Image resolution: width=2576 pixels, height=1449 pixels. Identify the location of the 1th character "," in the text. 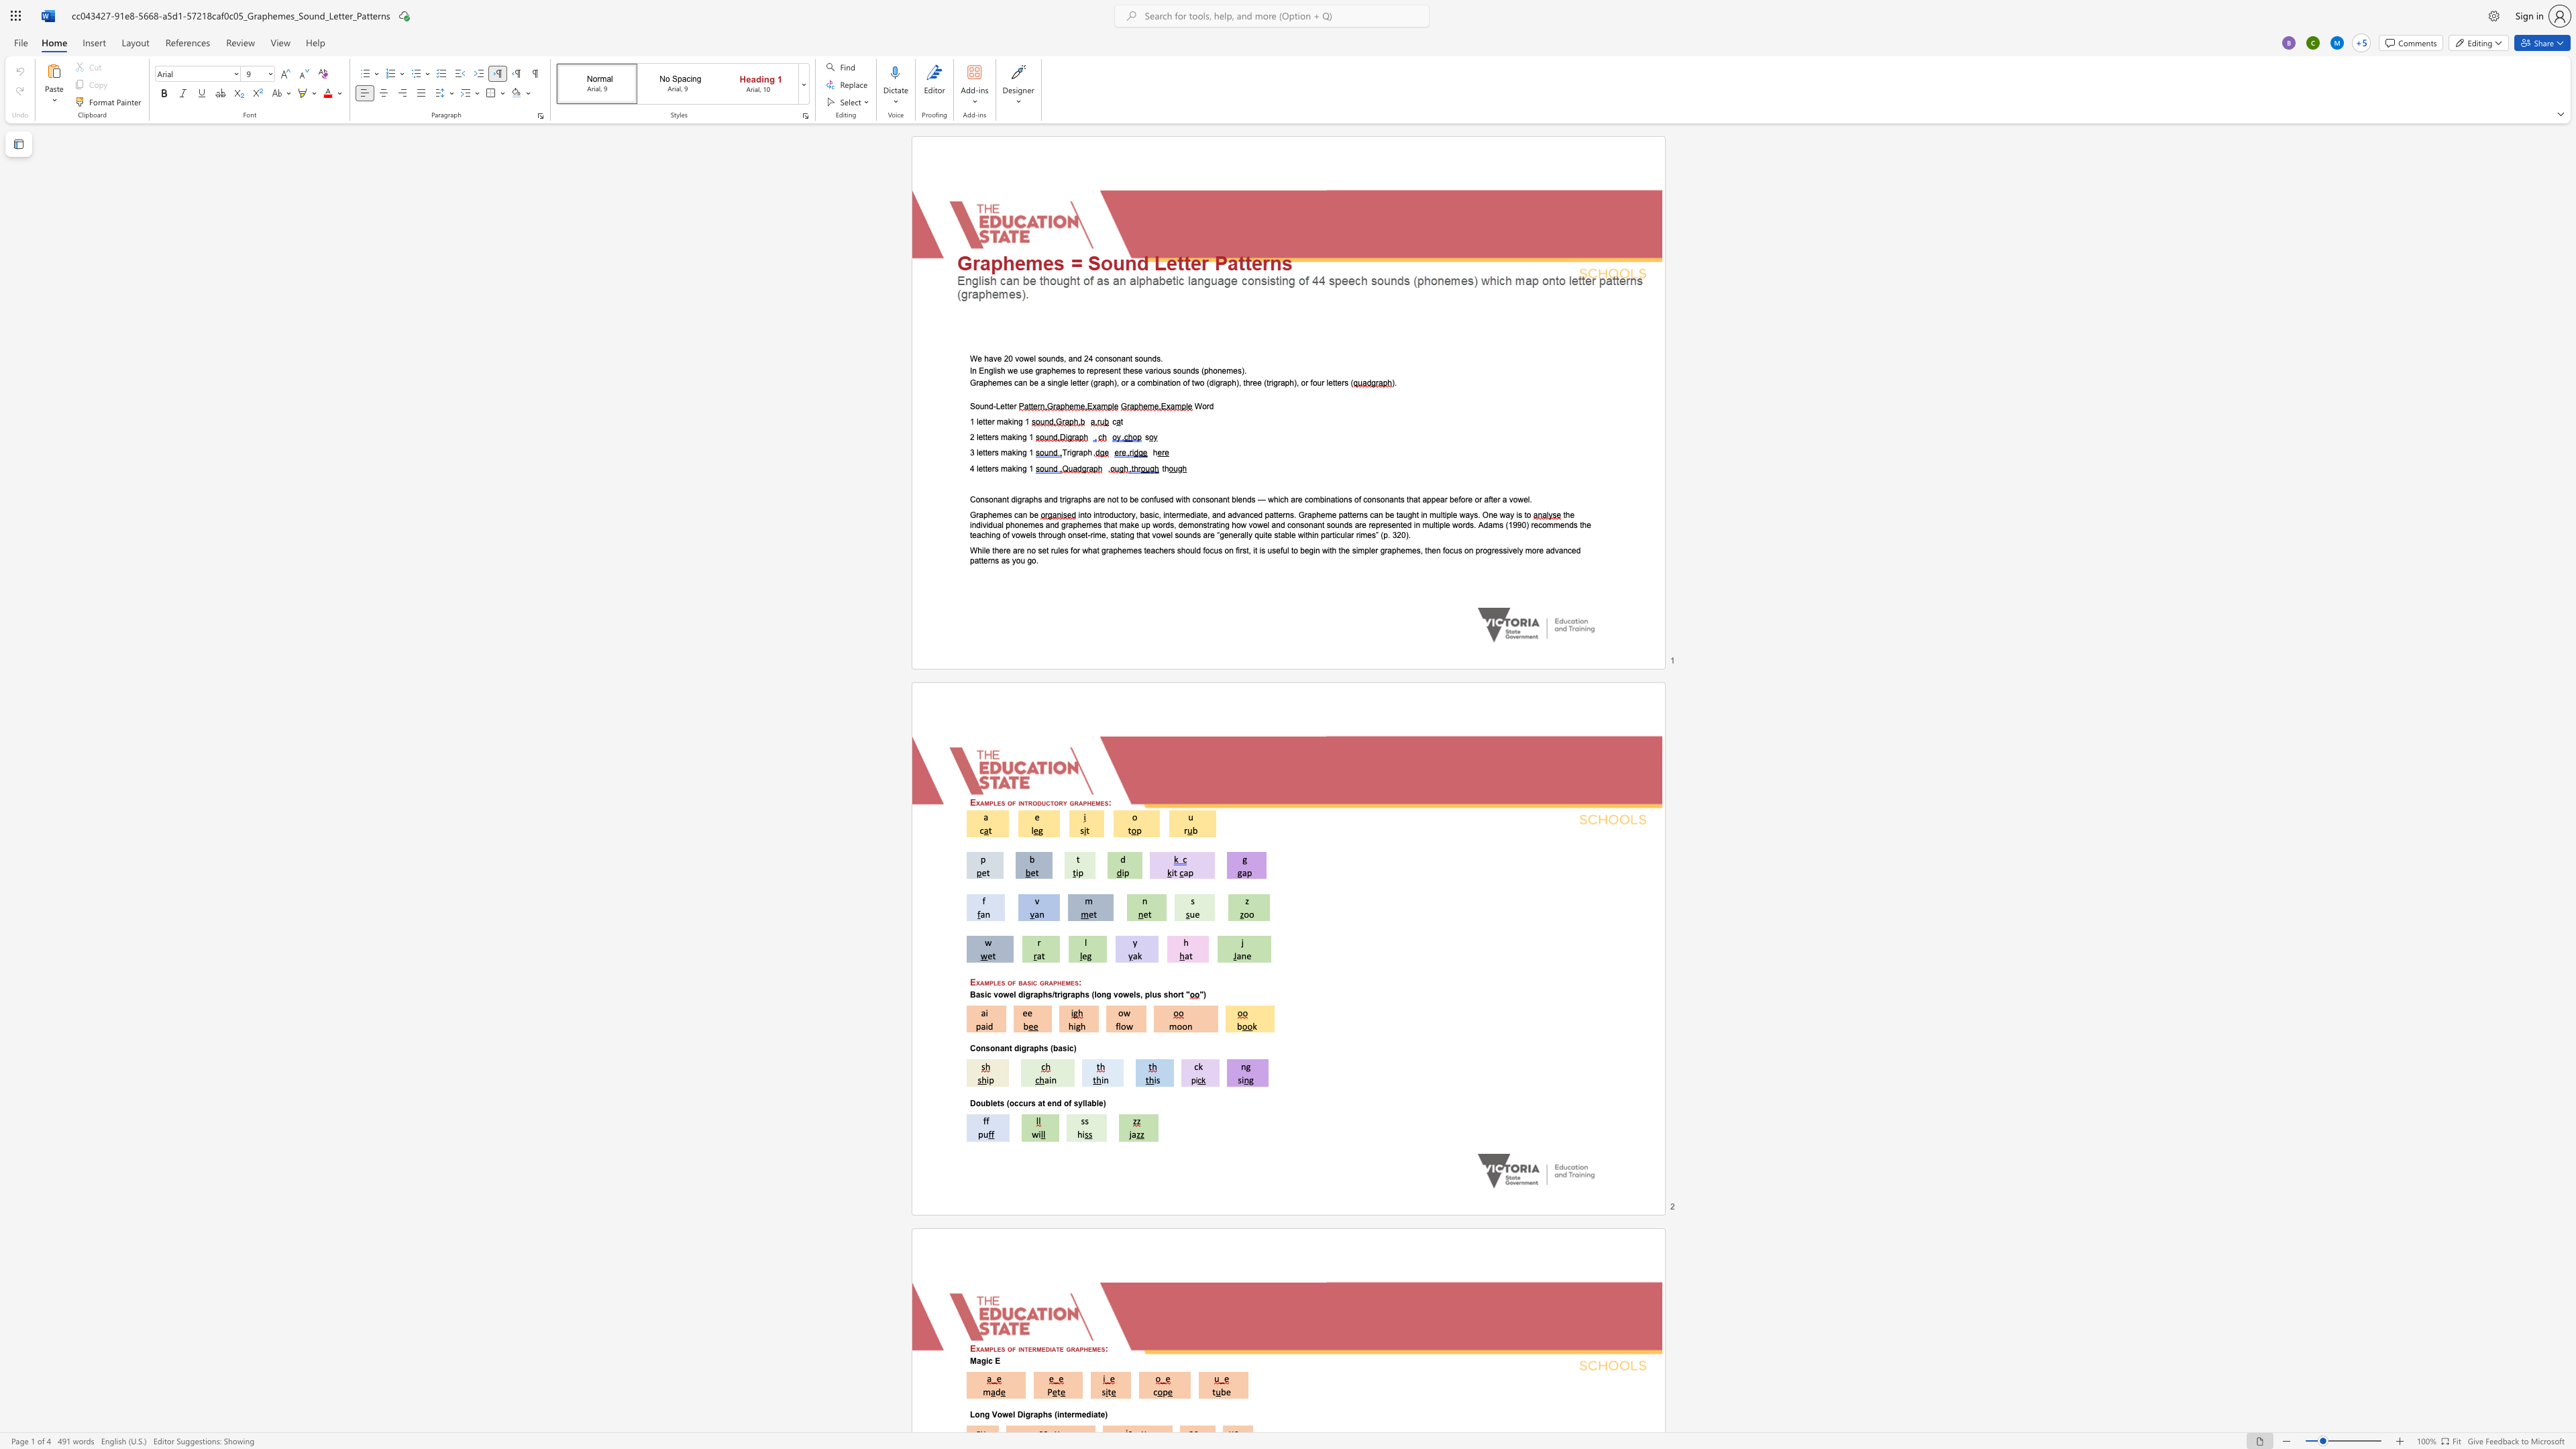
(1093, 452).